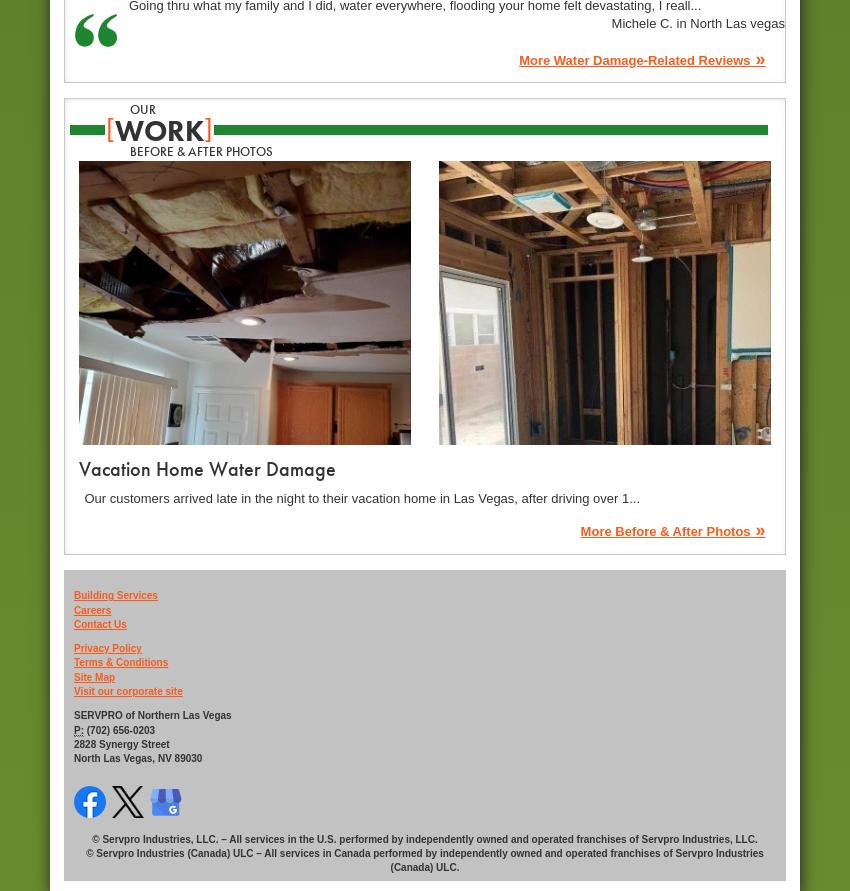  I want to click on 'SERVPRO of Northern Las Vegas', so click(74, 715).